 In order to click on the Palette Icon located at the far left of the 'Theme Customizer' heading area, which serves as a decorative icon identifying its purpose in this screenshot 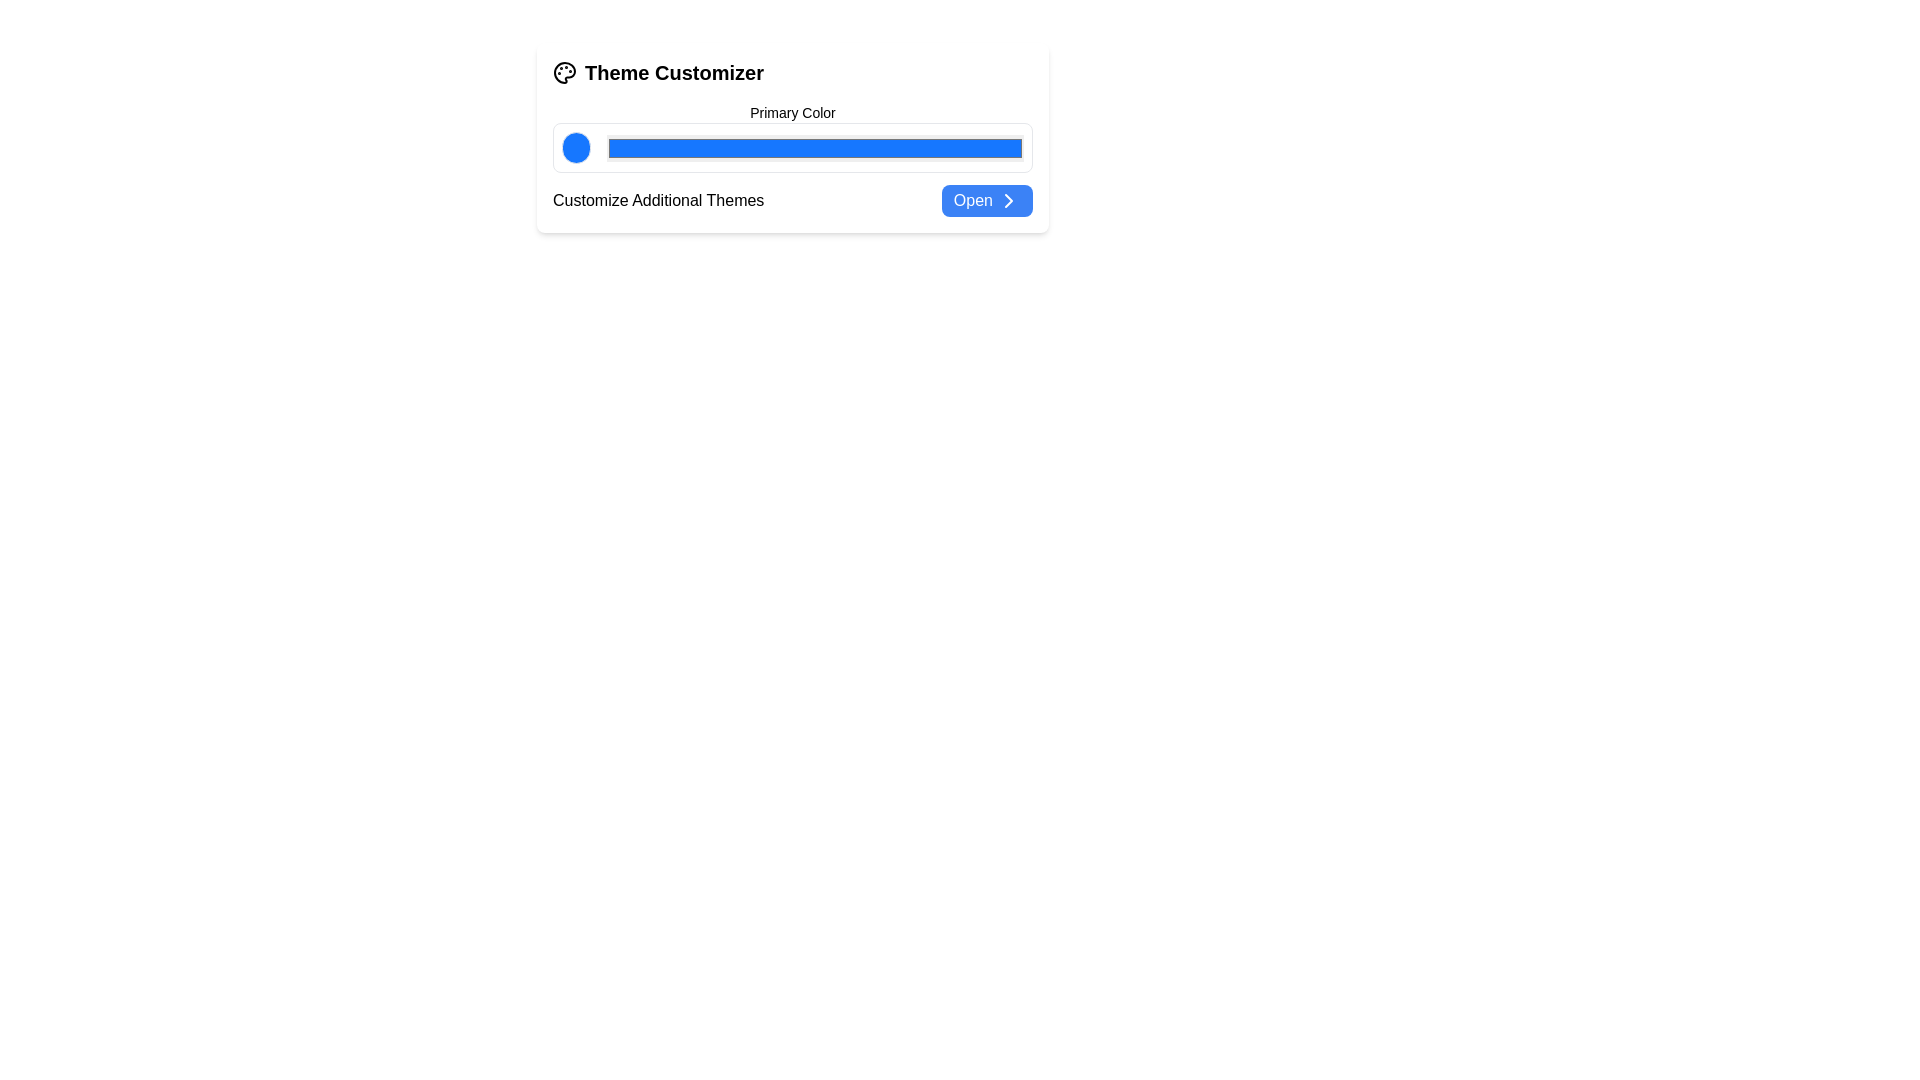, I will do `click(564, 72)`.